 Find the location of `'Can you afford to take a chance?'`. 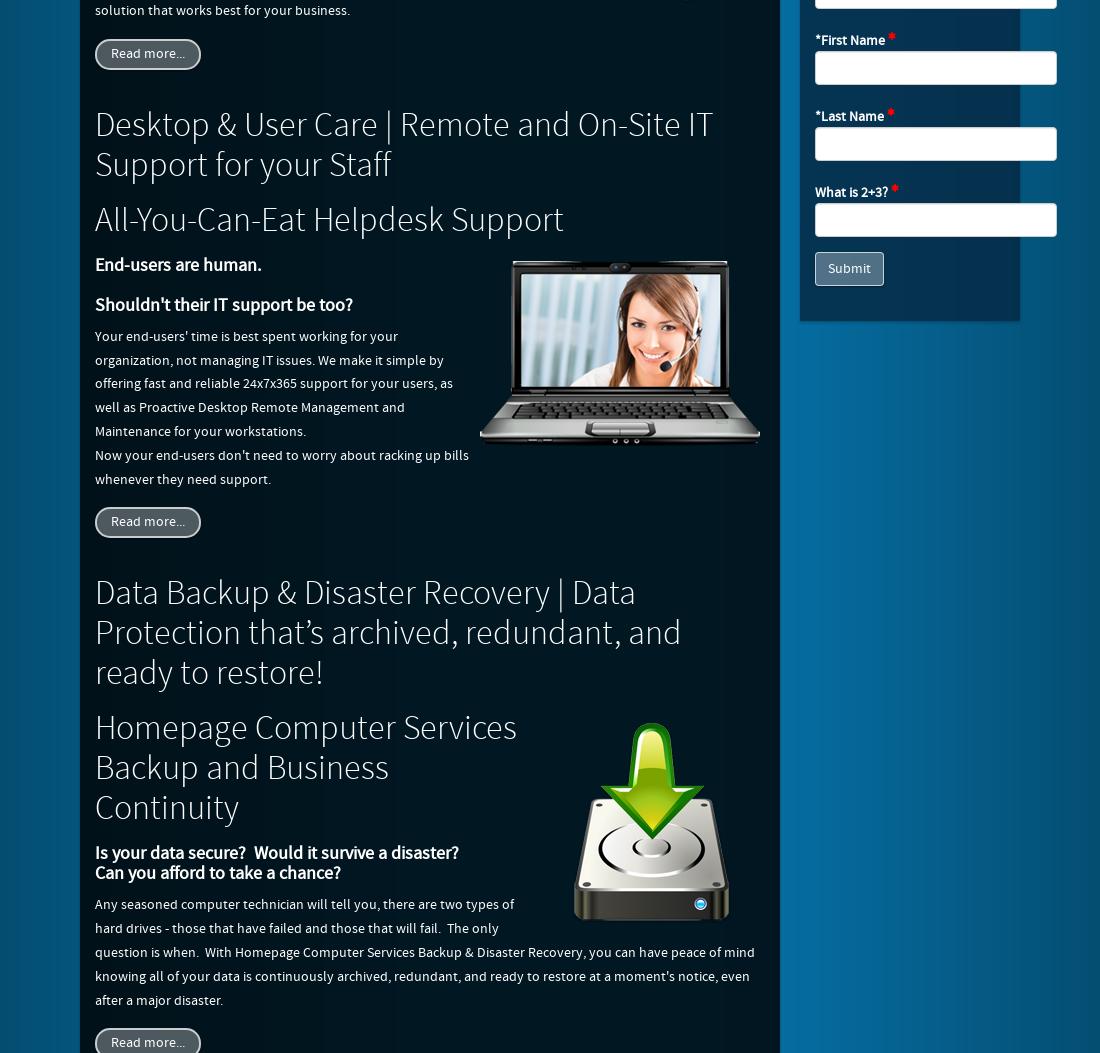

'Can you afford to take a chance?' is located at coordinates (218, 873).